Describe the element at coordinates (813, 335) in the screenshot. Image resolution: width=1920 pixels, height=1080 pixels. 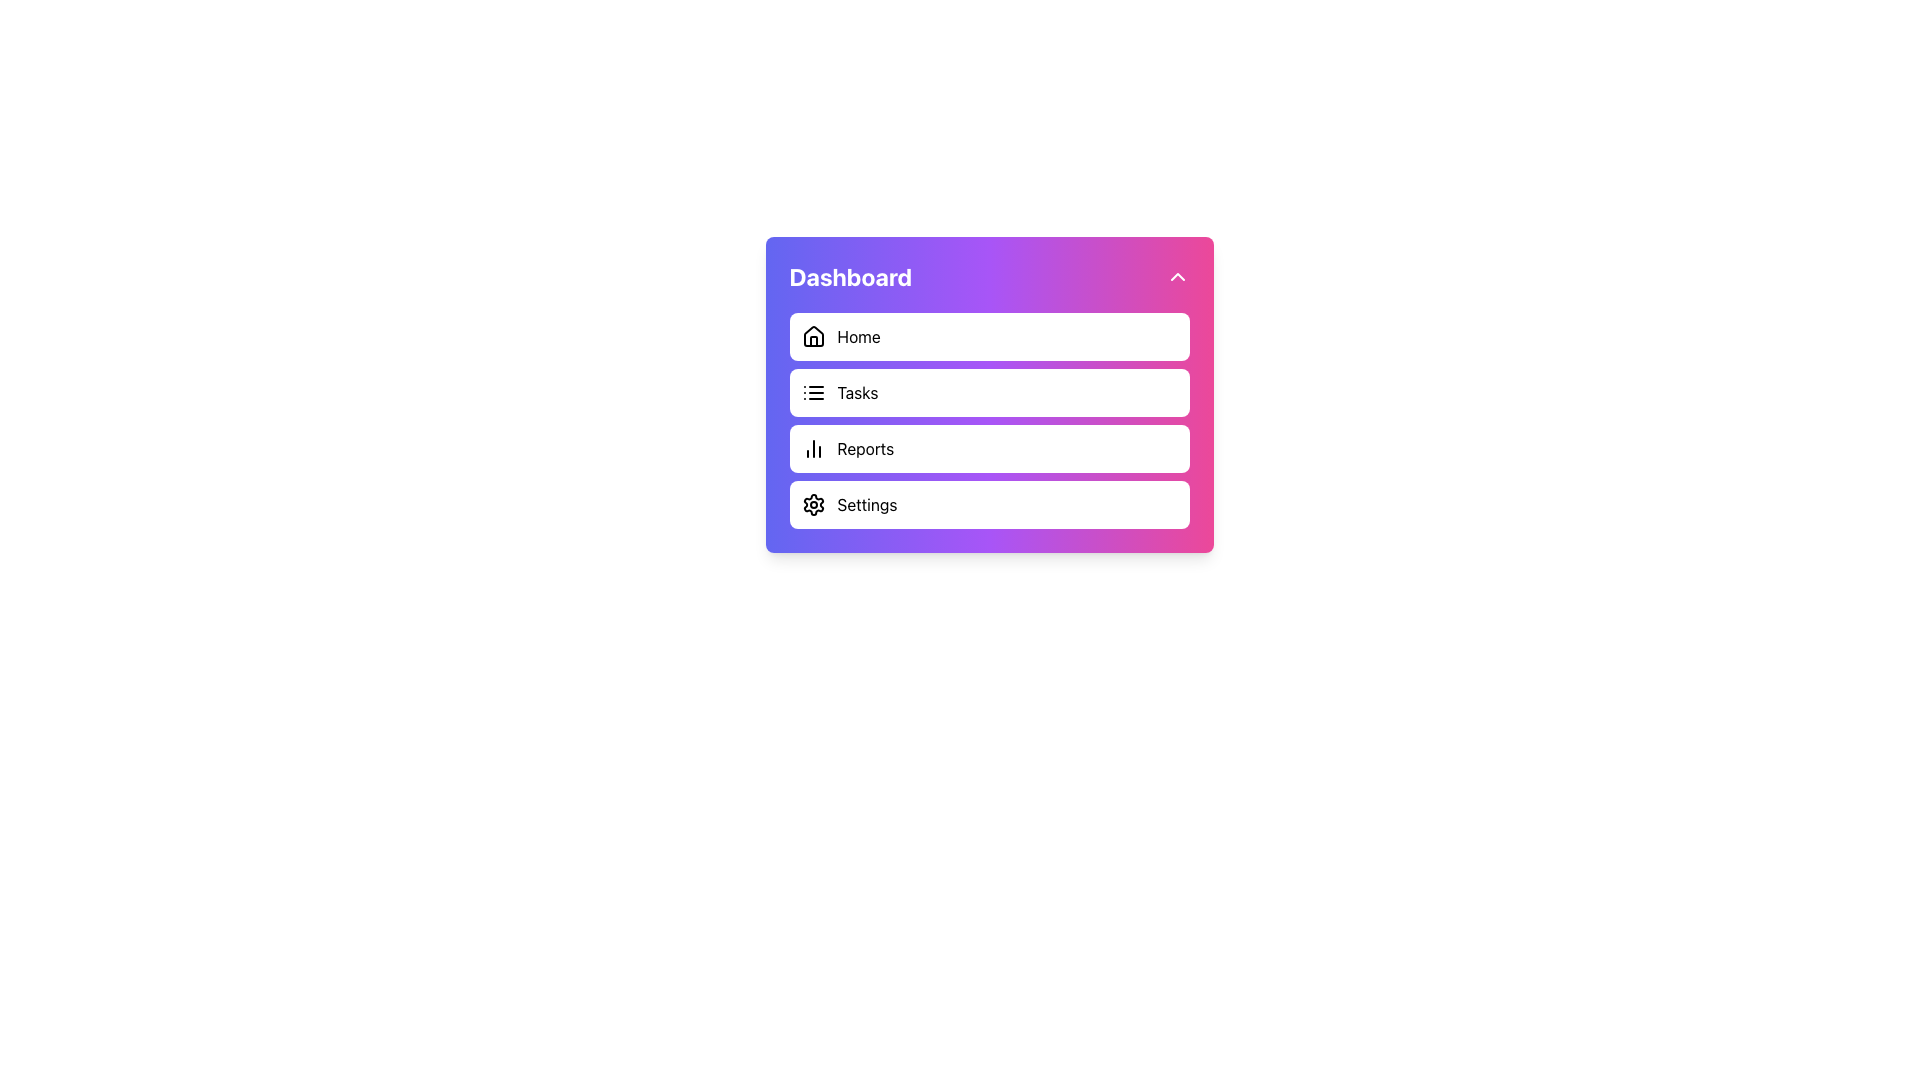
I see `the 'Home' icon represented as an SVG graphic located to the left of the 'Home' label in the navigation menu` at that location.